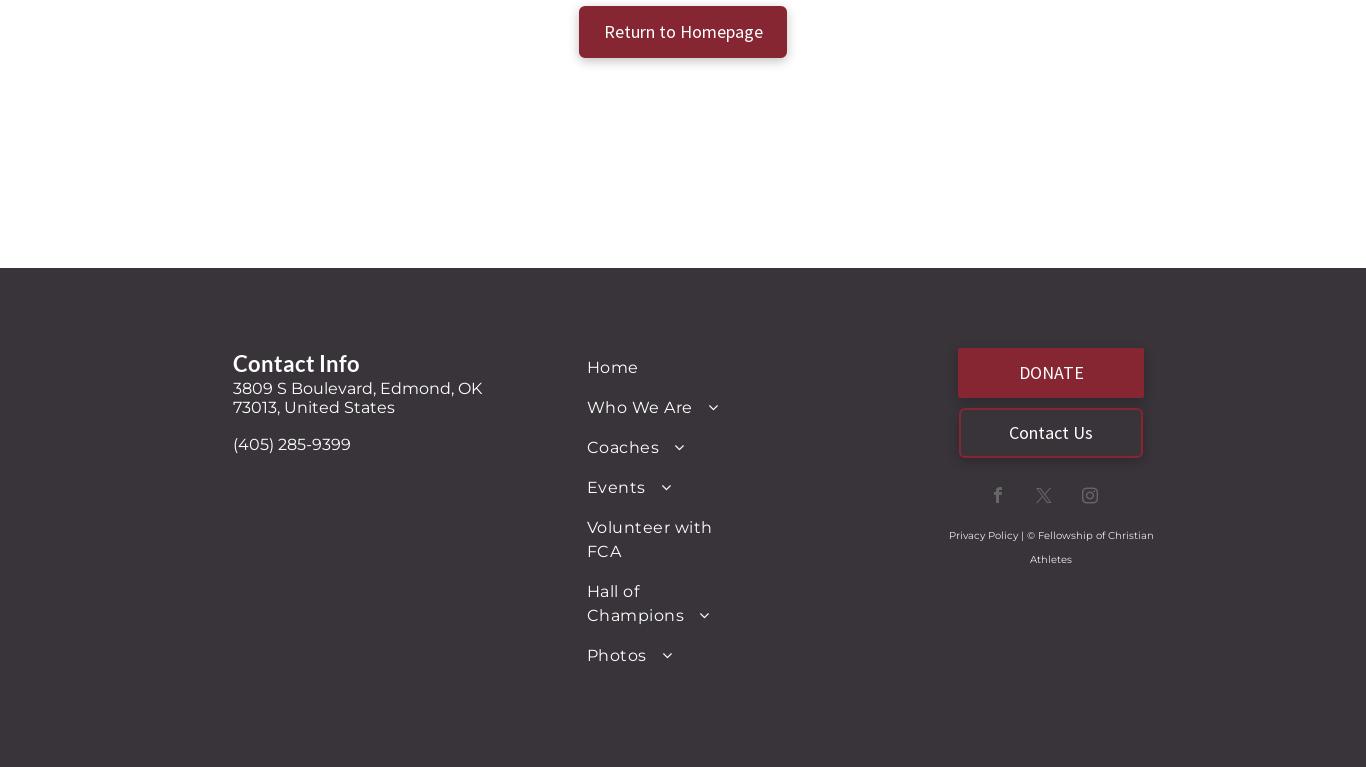  Describe the element at coordinates (233, 442) in the screenshot. I see `'(405) 285-9399'` at that location.